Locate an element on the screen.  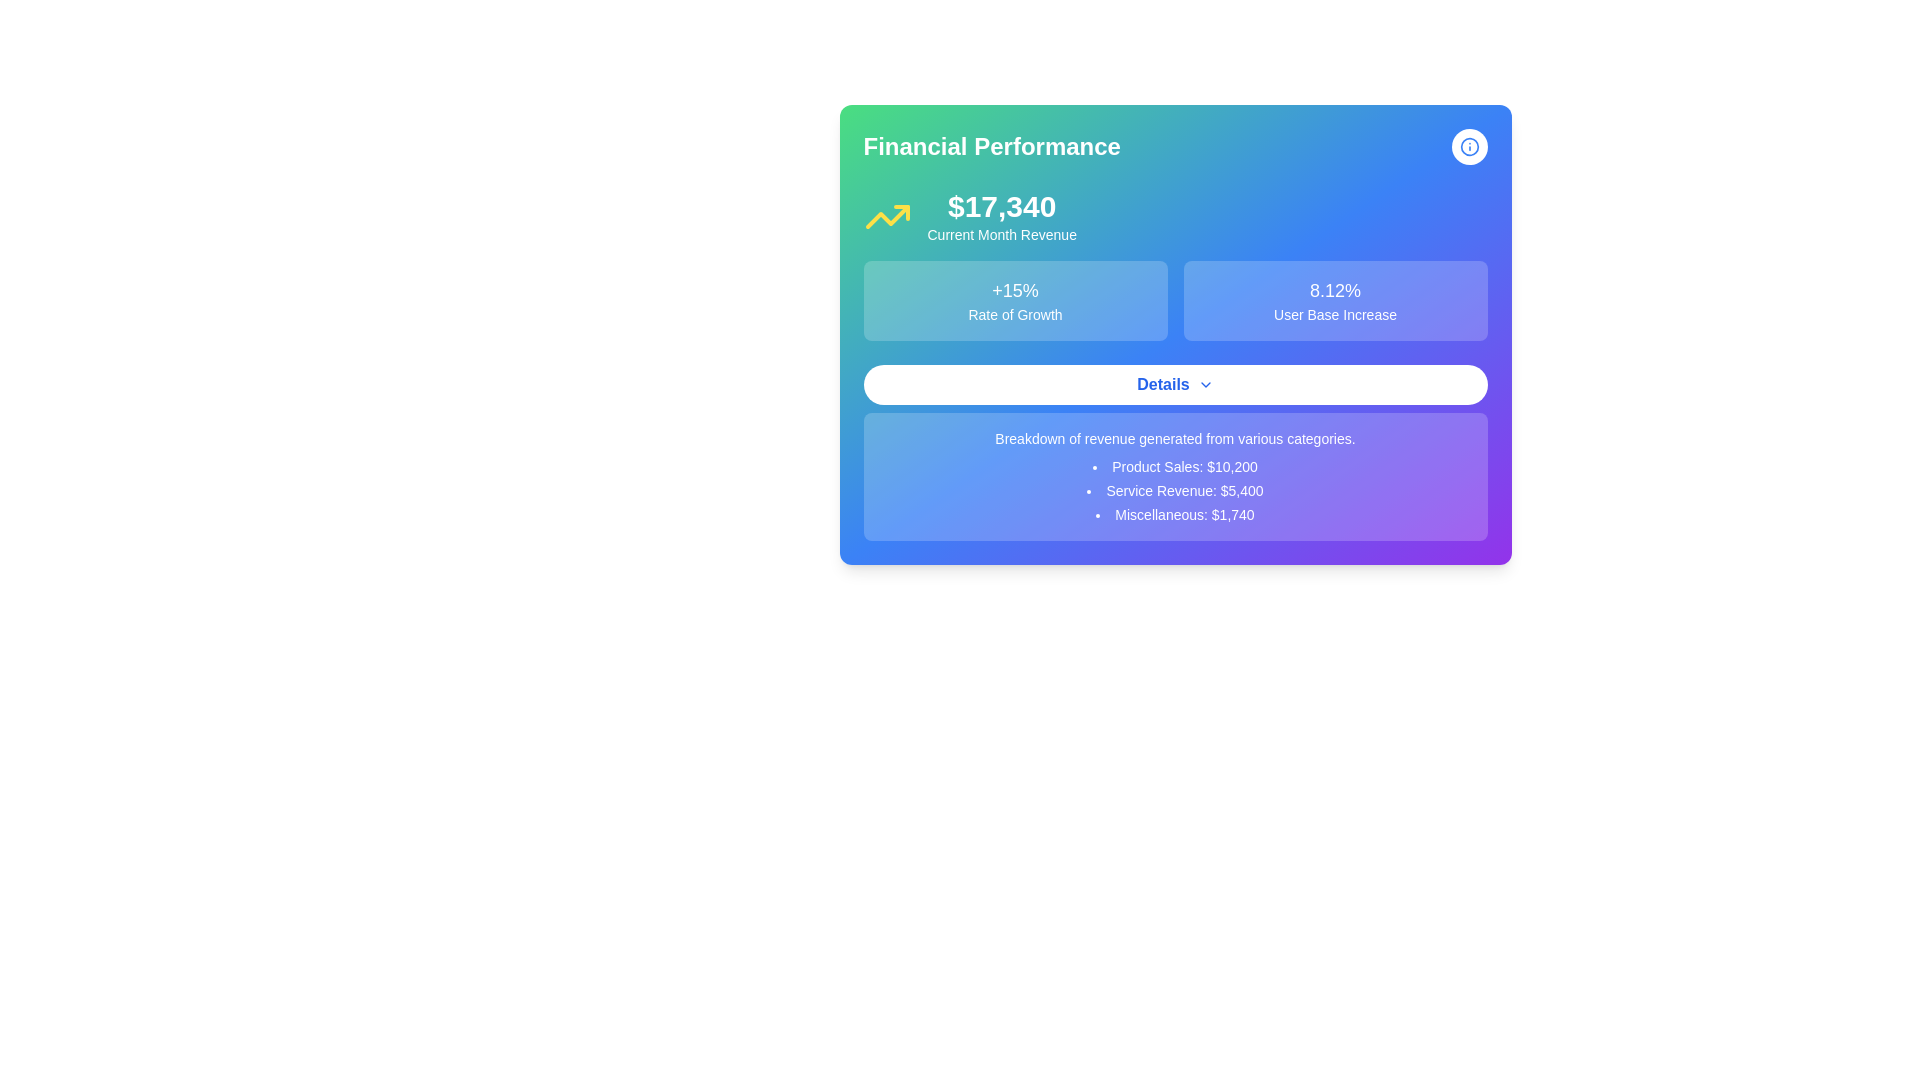
informational text block that provides a detailed breakdown of revenues categorized by product sales, service revenue, and miscellaneous income, located below the 'Details' button in the financial performance card is located at coordinates (1175, 452).